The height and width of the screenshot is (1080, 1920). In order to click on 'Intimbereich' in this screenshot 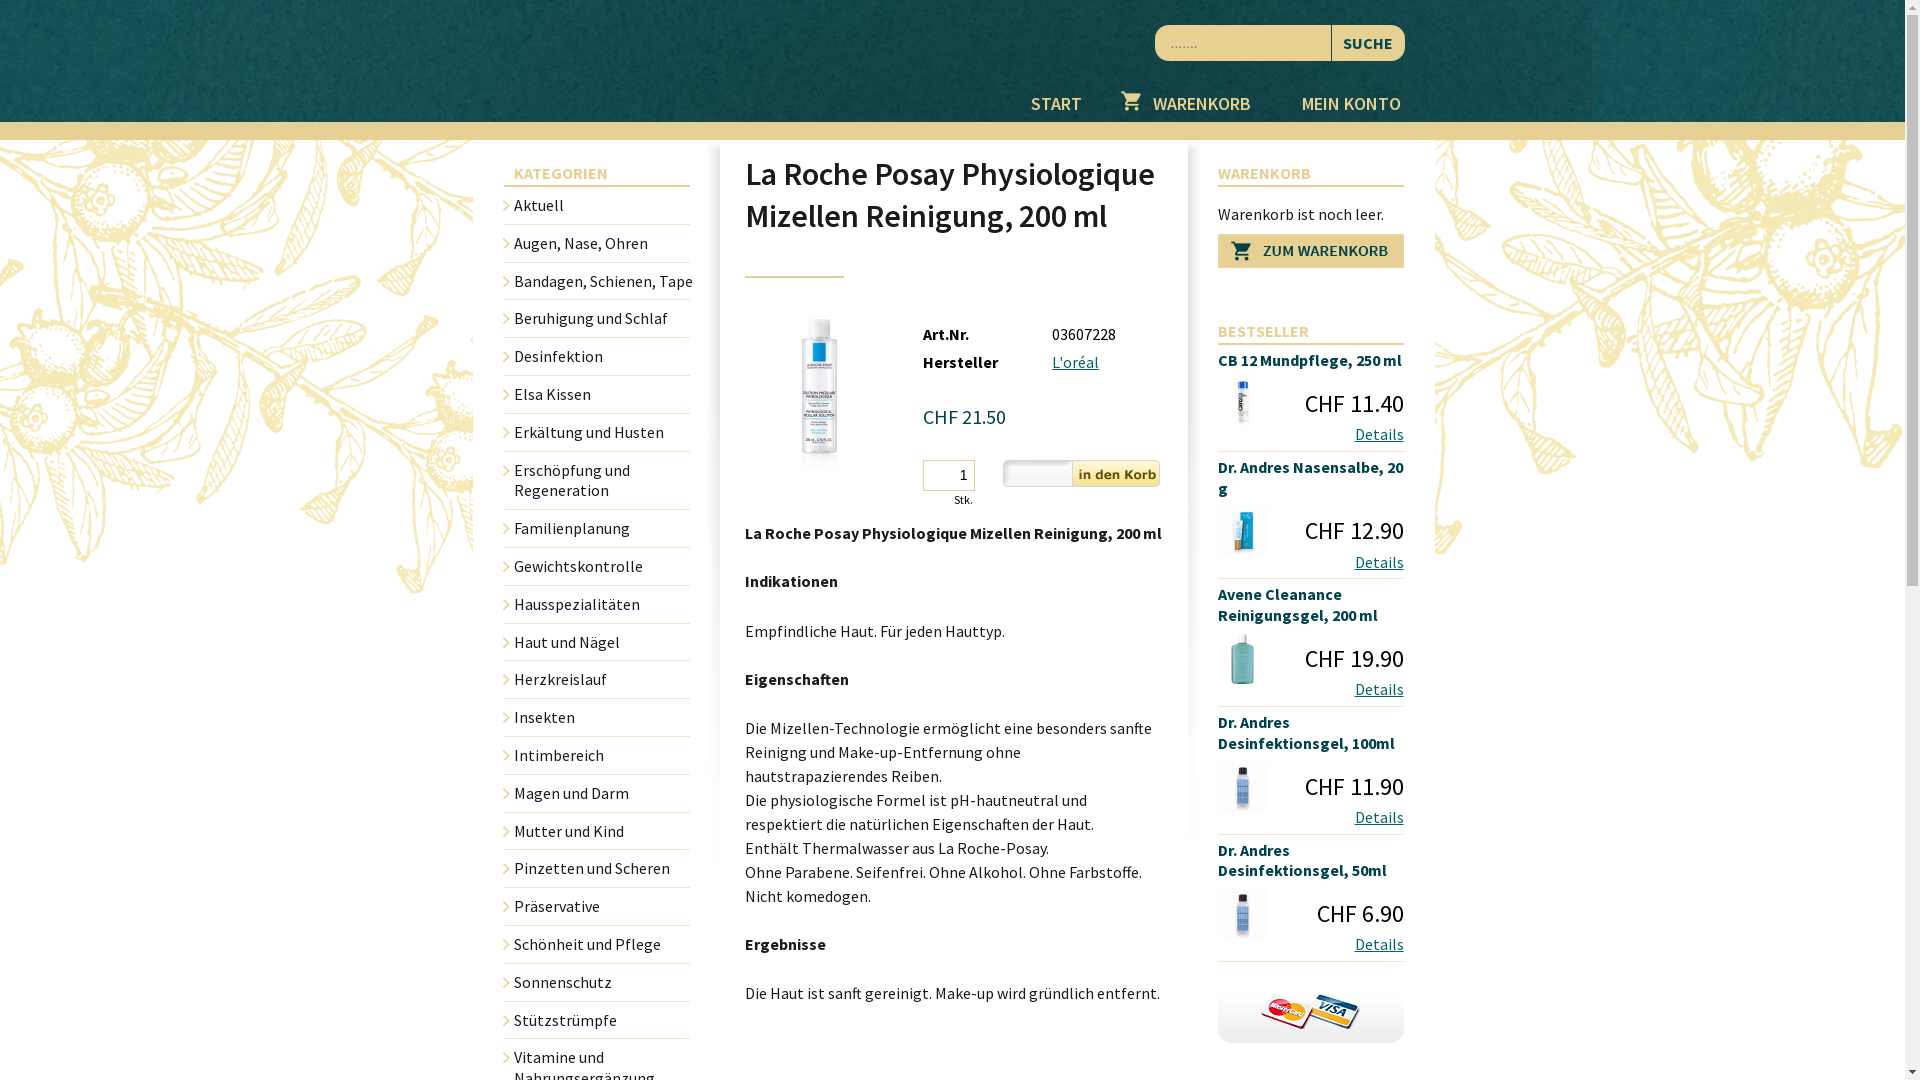, I will do `click(504, 755)`.